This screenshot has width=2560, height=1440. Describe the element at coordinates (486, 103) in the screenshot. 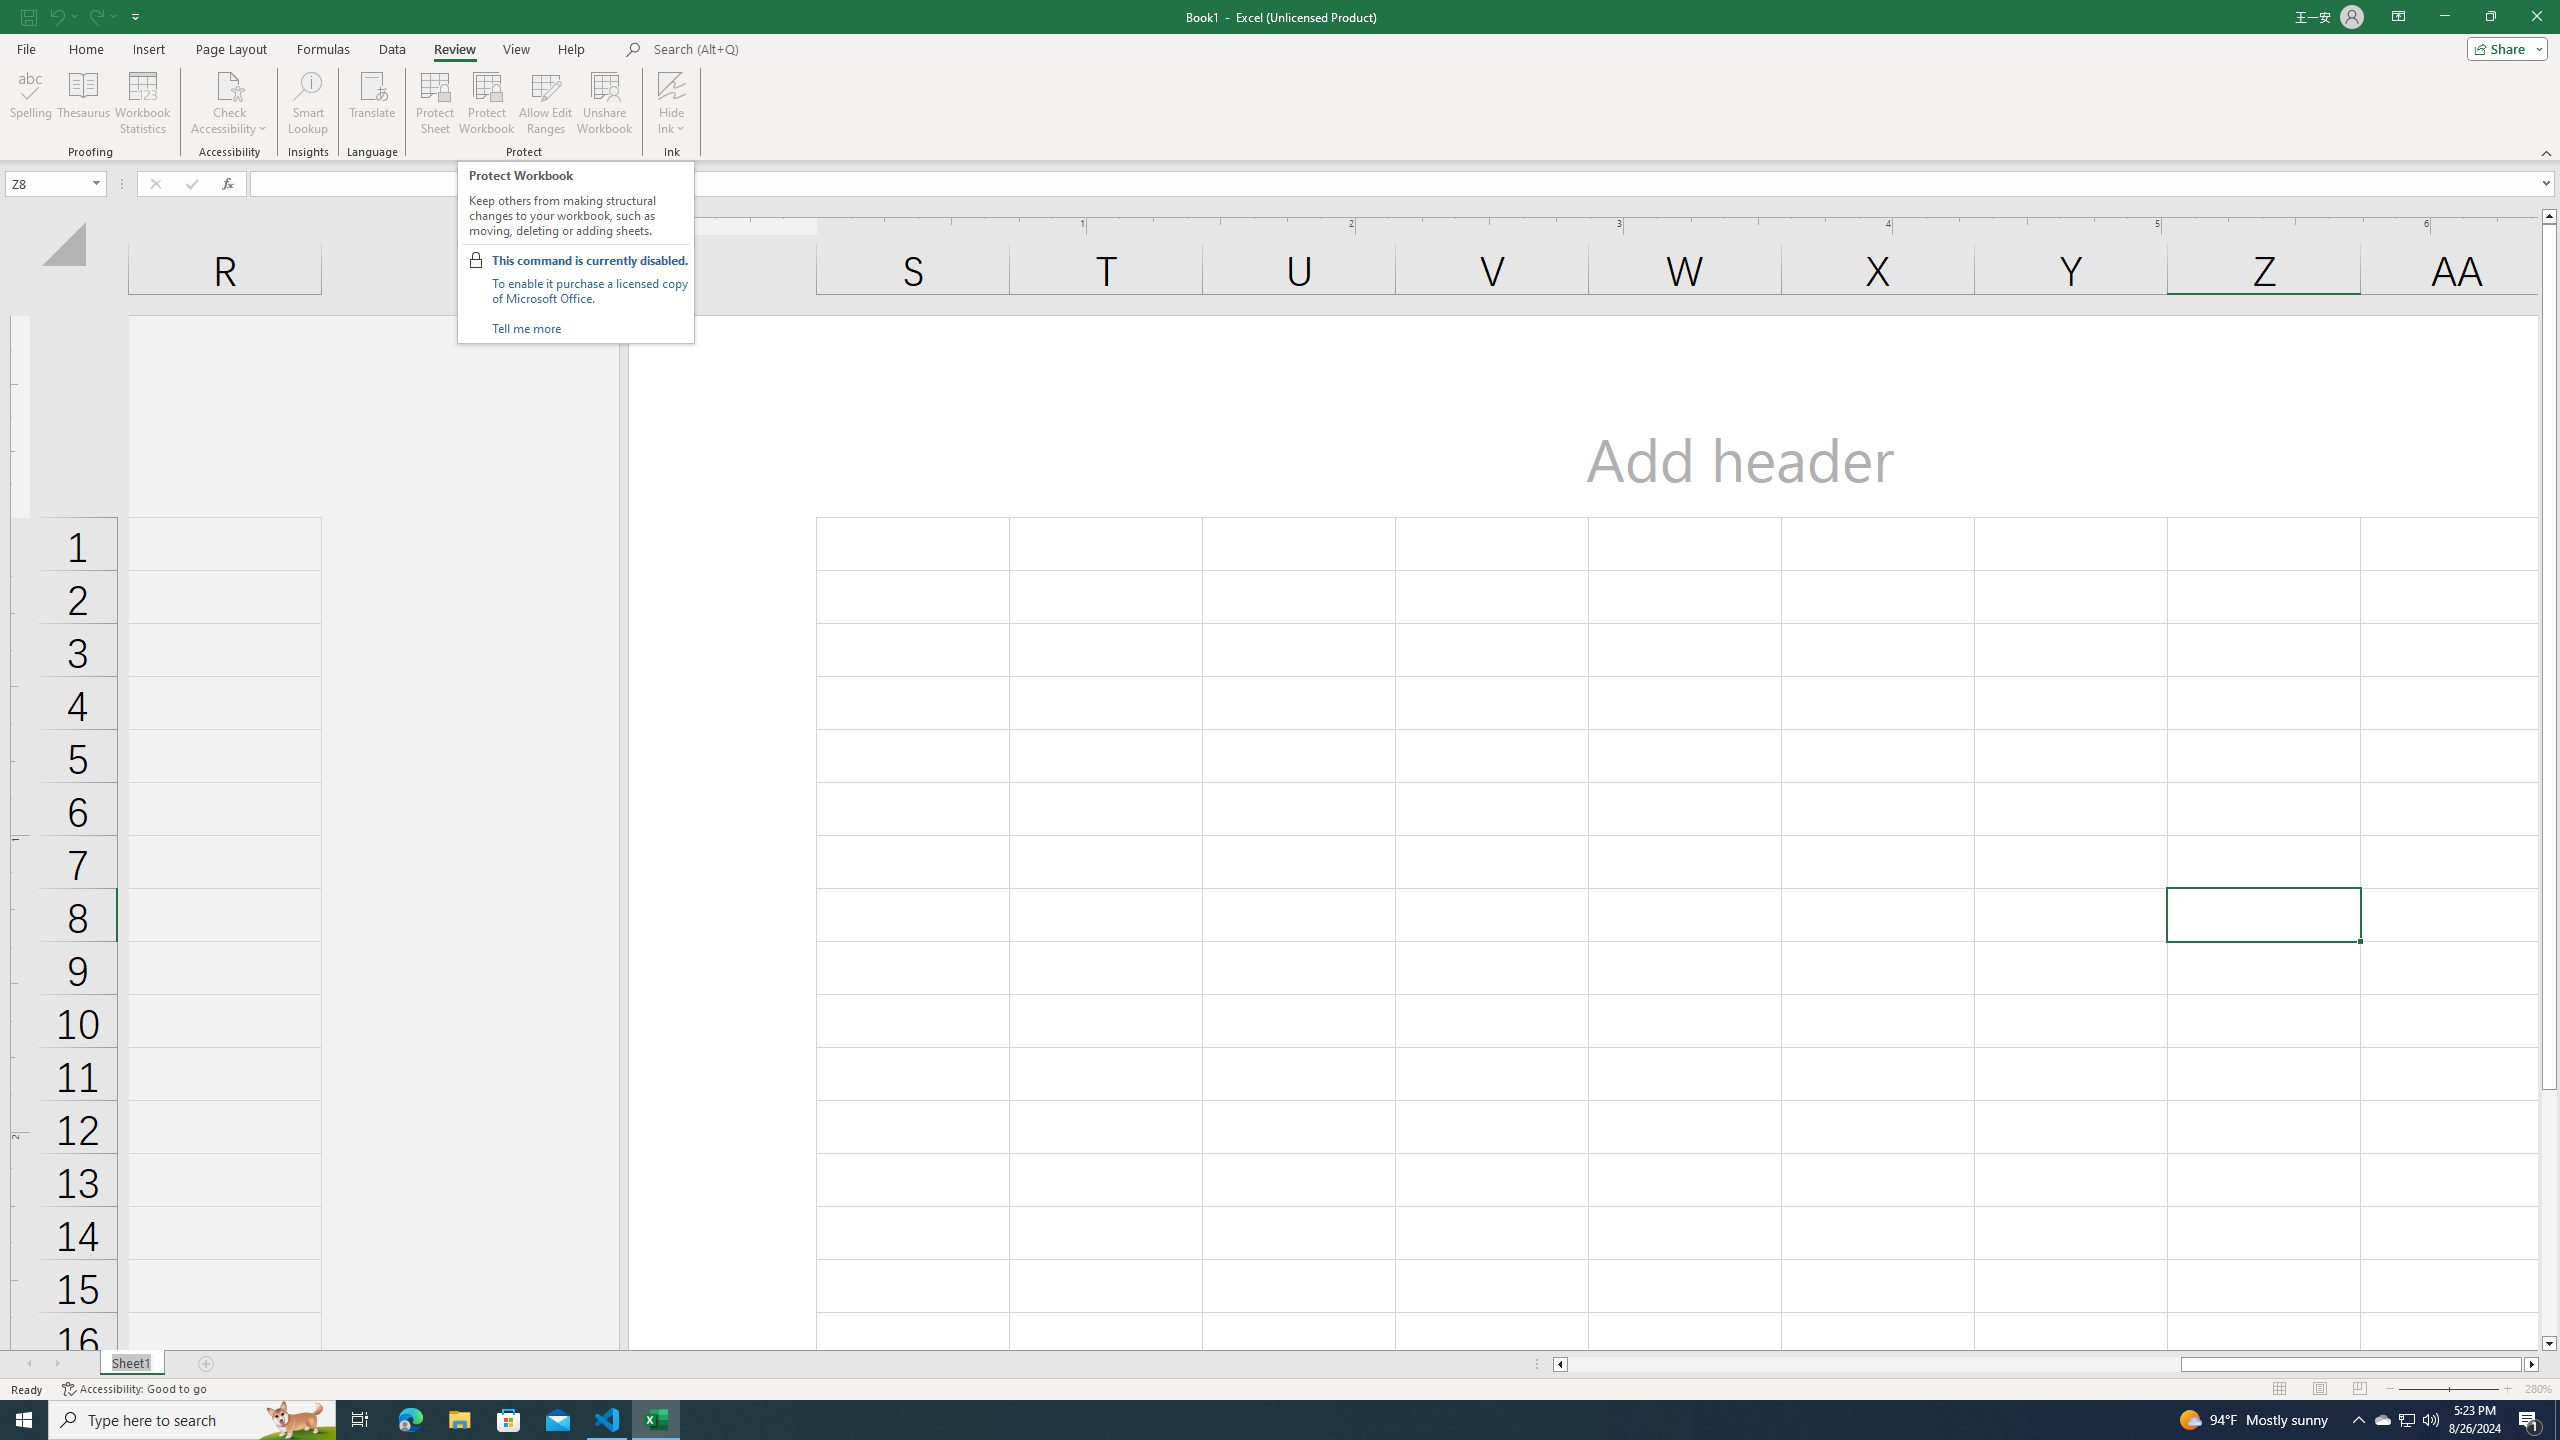

I see `'Protect Workbook...'` at that location.